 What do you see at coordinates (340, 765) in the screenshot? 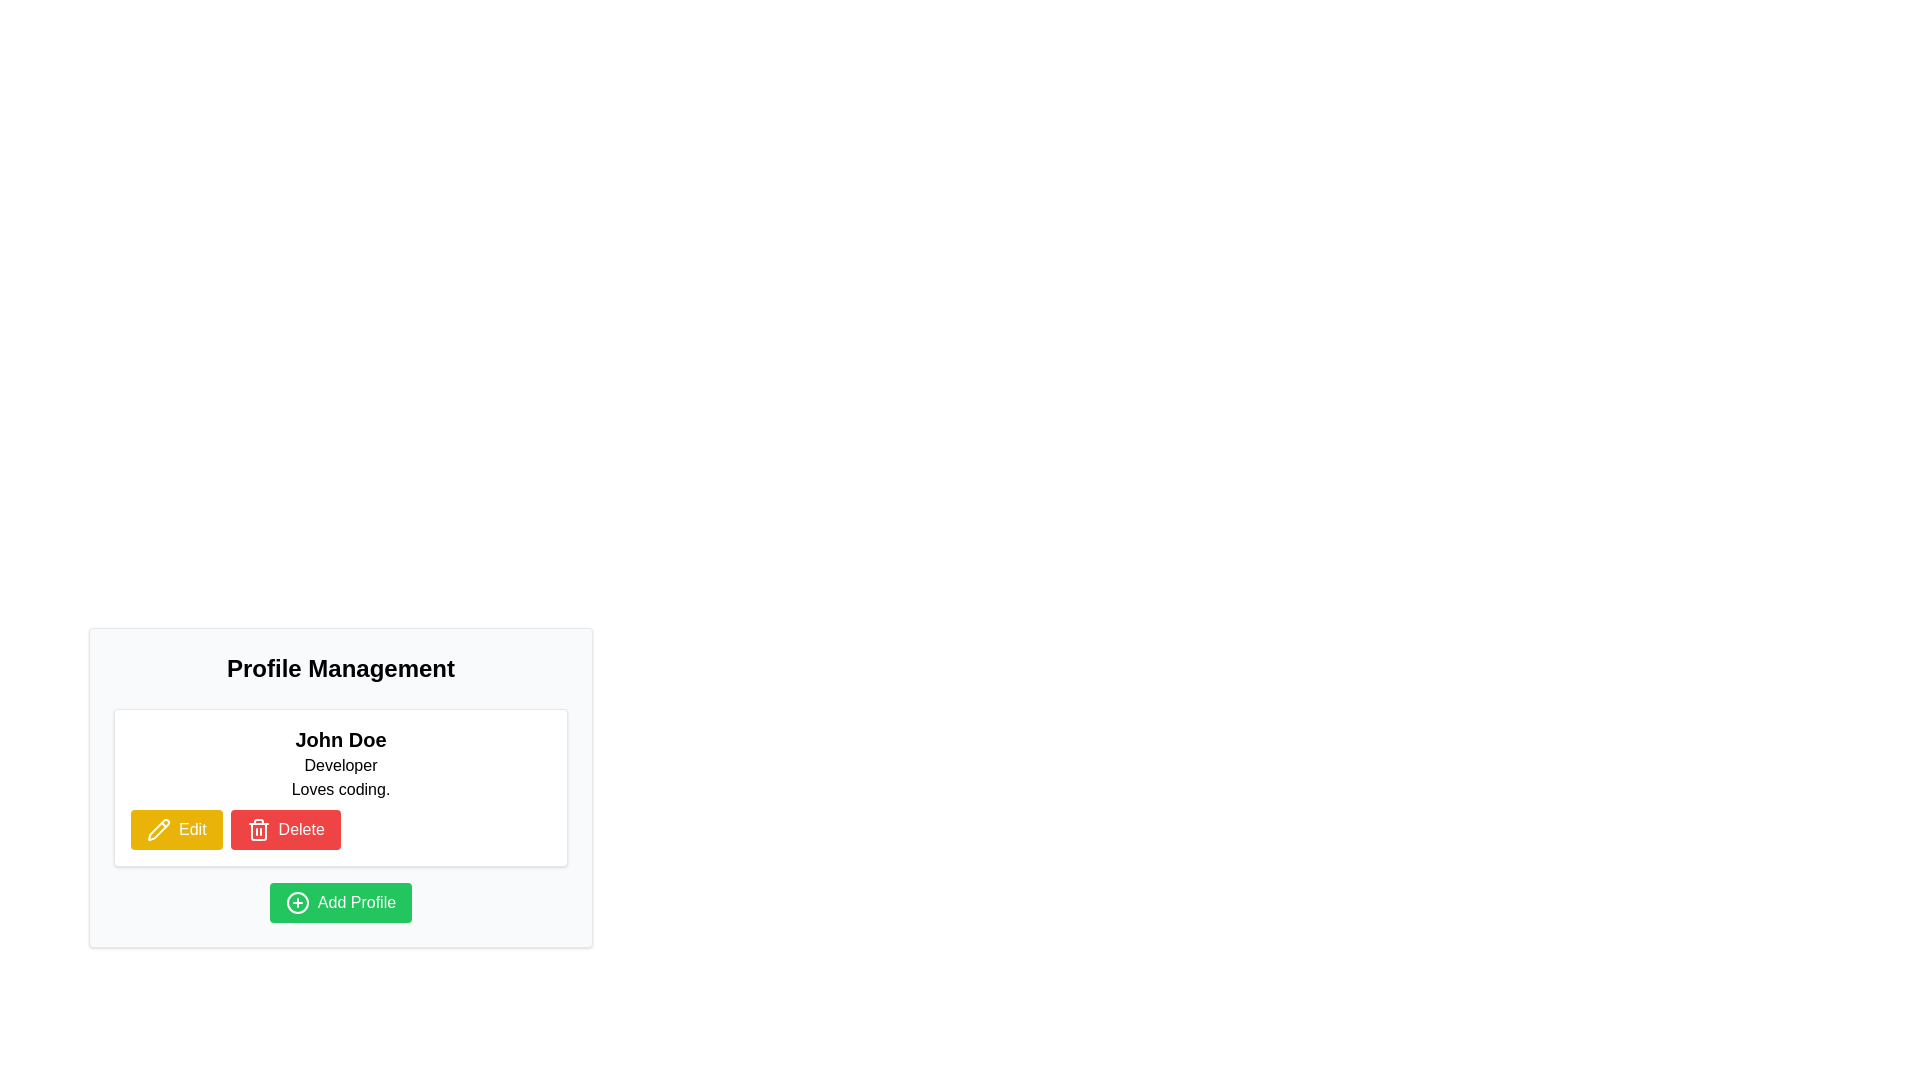
I see `the 'Developer' text label, which is a plain black text label centered beneath the title 'John Doe' in the profile information section` at bounding box center [340, 765].